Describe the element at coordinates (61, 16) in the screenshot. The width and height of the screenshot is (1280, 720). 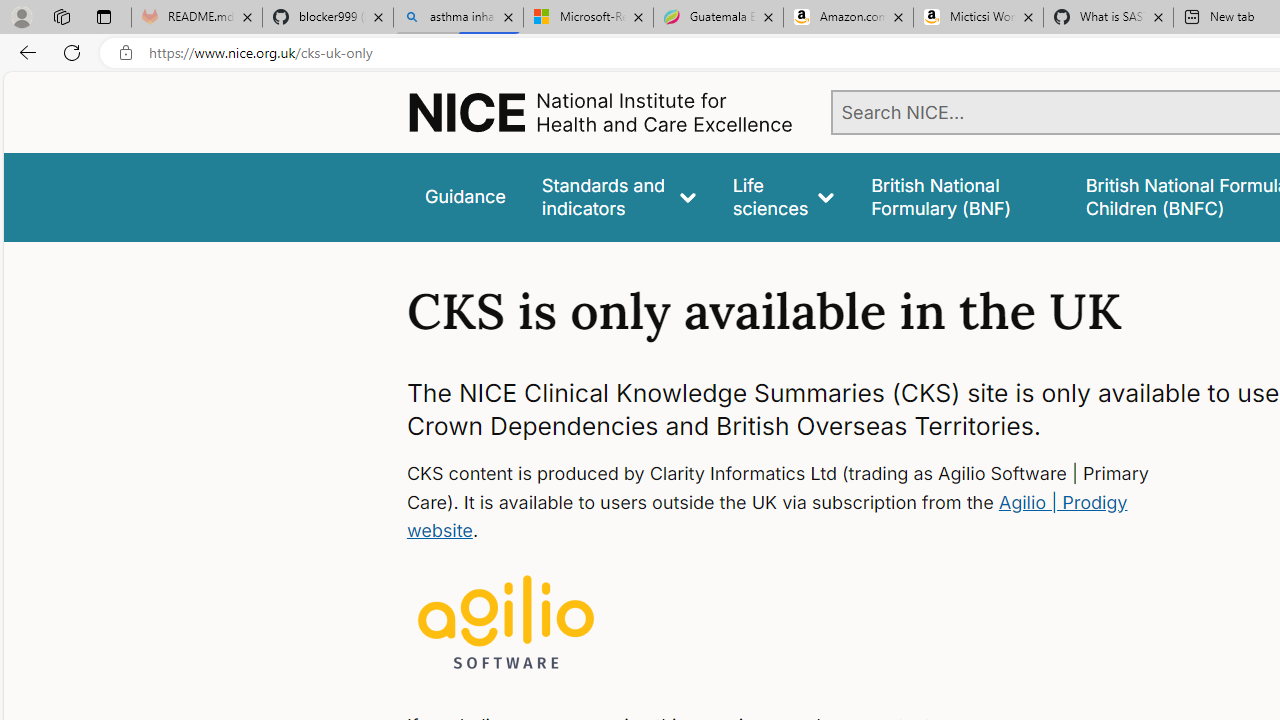
I see `'Workspaces'` at that location.